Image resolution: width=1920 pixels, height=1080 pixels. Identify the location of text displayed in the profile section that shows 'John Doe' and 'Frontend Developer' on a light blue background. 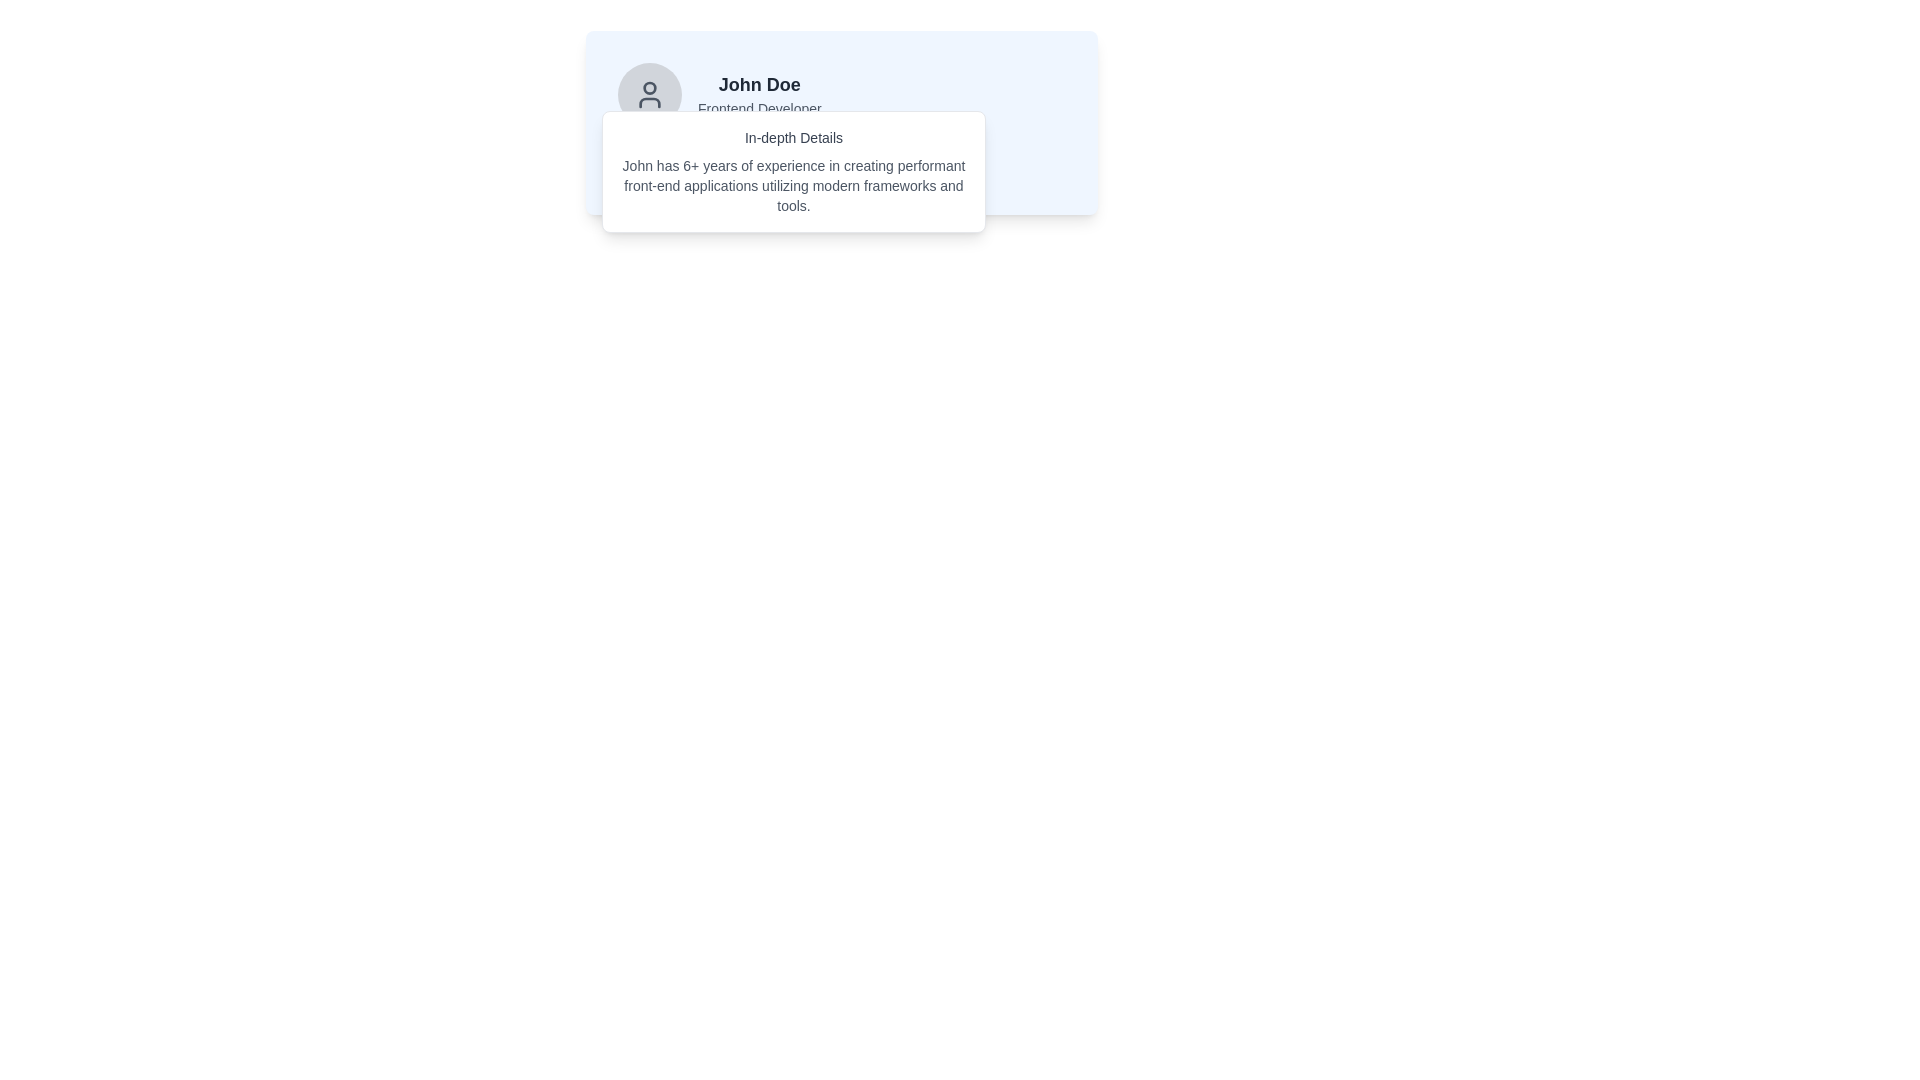
(758, 95).